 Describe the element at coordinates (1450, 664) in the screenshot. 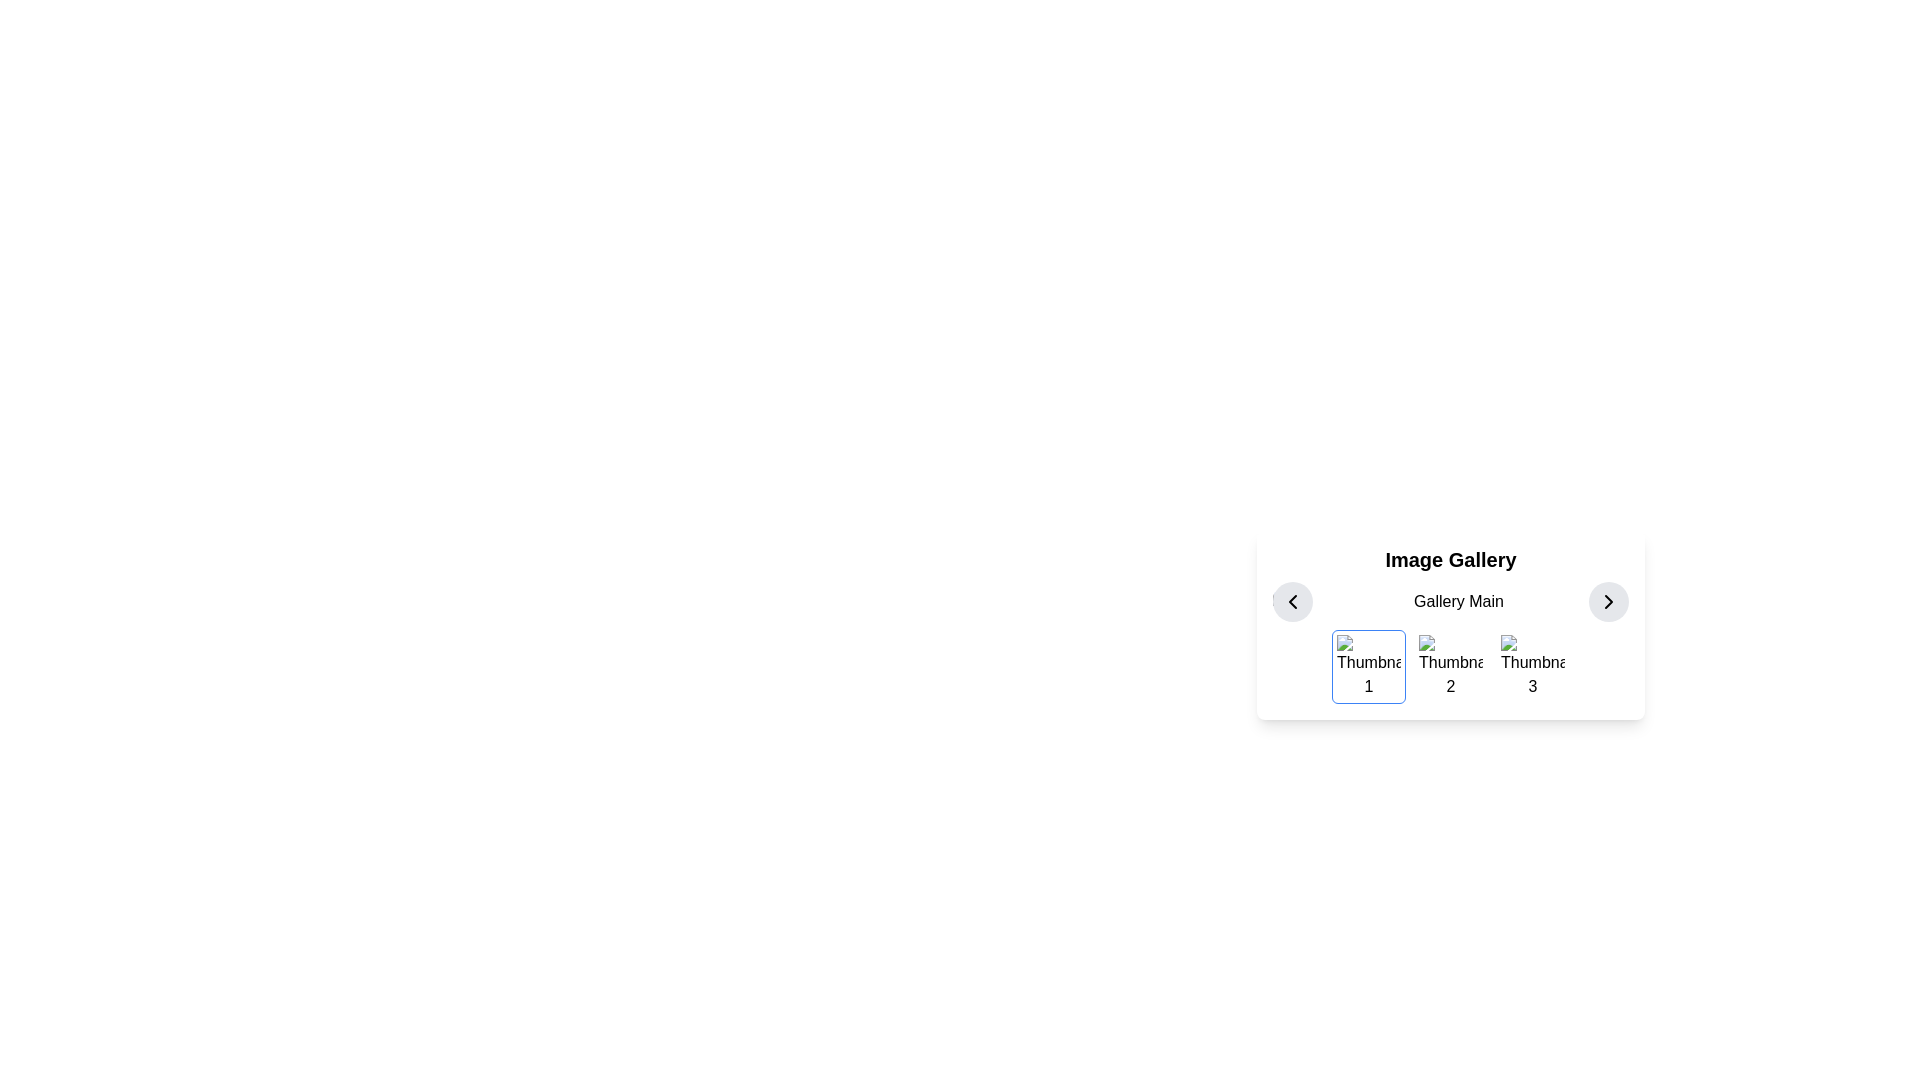

I see `the thumbnail in the gallery interface` at that location.